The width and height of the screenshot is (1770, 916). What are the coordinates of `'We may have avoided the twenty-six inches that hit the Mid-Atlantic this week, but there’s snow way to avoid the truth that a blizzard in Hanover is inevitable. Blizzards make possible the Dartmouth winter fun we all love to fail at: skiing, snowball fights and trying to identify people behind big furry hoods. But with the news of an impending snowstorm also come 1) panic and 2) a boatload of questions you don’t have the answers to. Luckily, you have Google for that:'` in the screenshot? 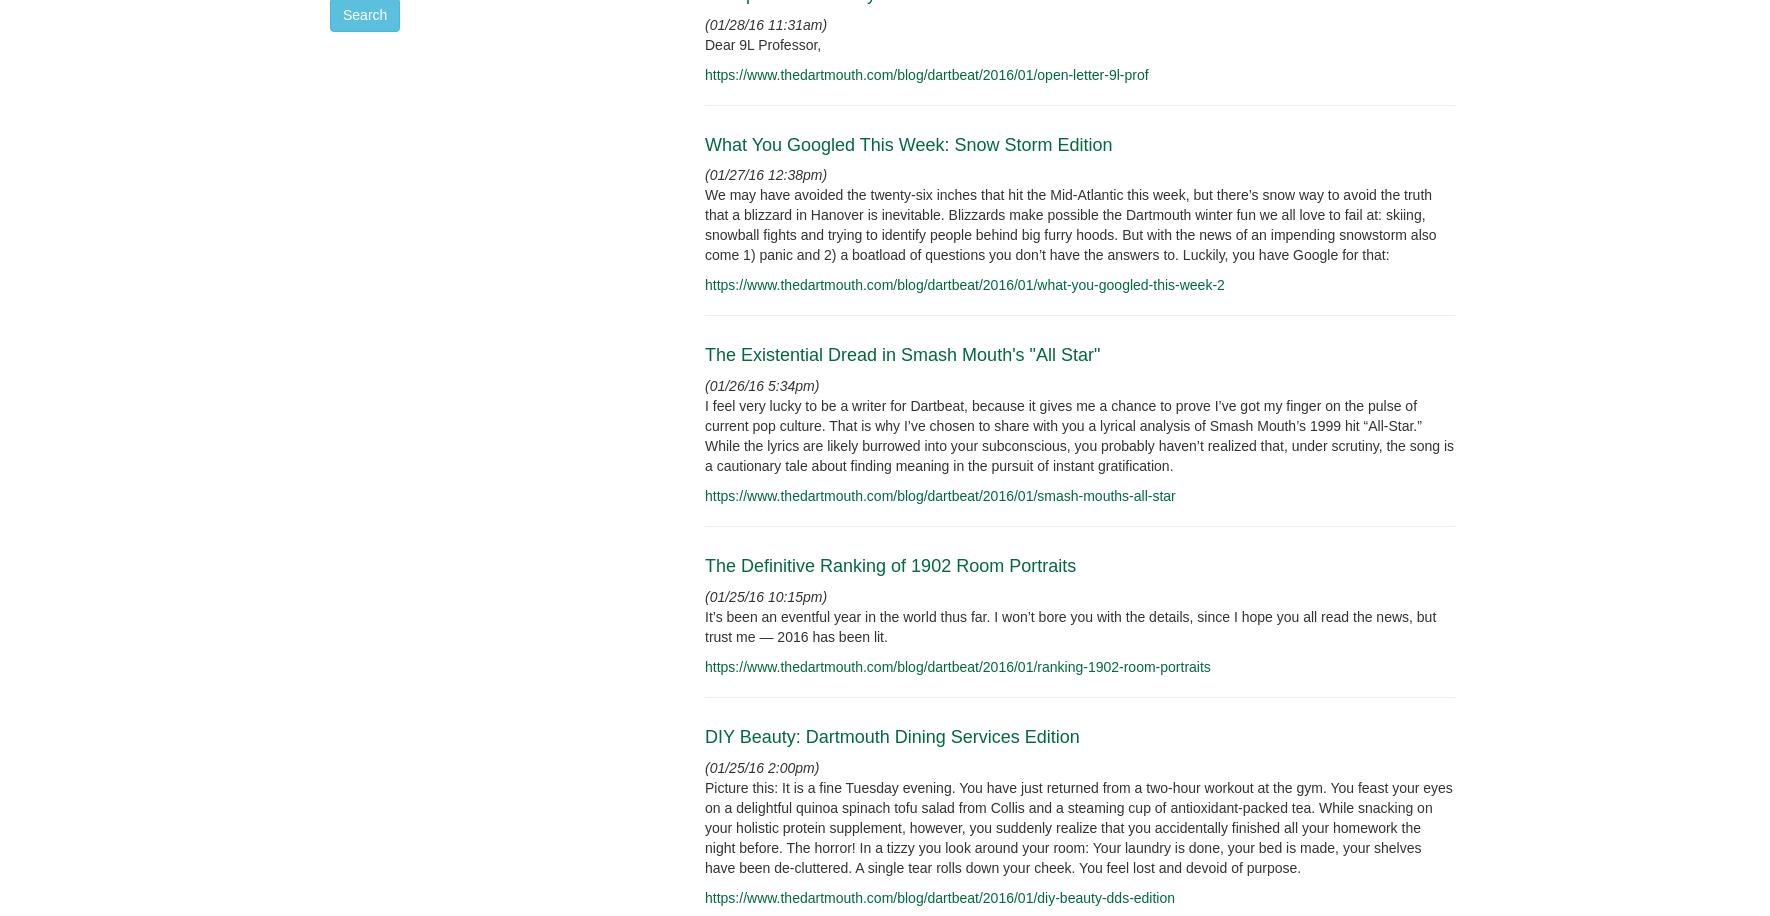 It's located at (1070, 223).